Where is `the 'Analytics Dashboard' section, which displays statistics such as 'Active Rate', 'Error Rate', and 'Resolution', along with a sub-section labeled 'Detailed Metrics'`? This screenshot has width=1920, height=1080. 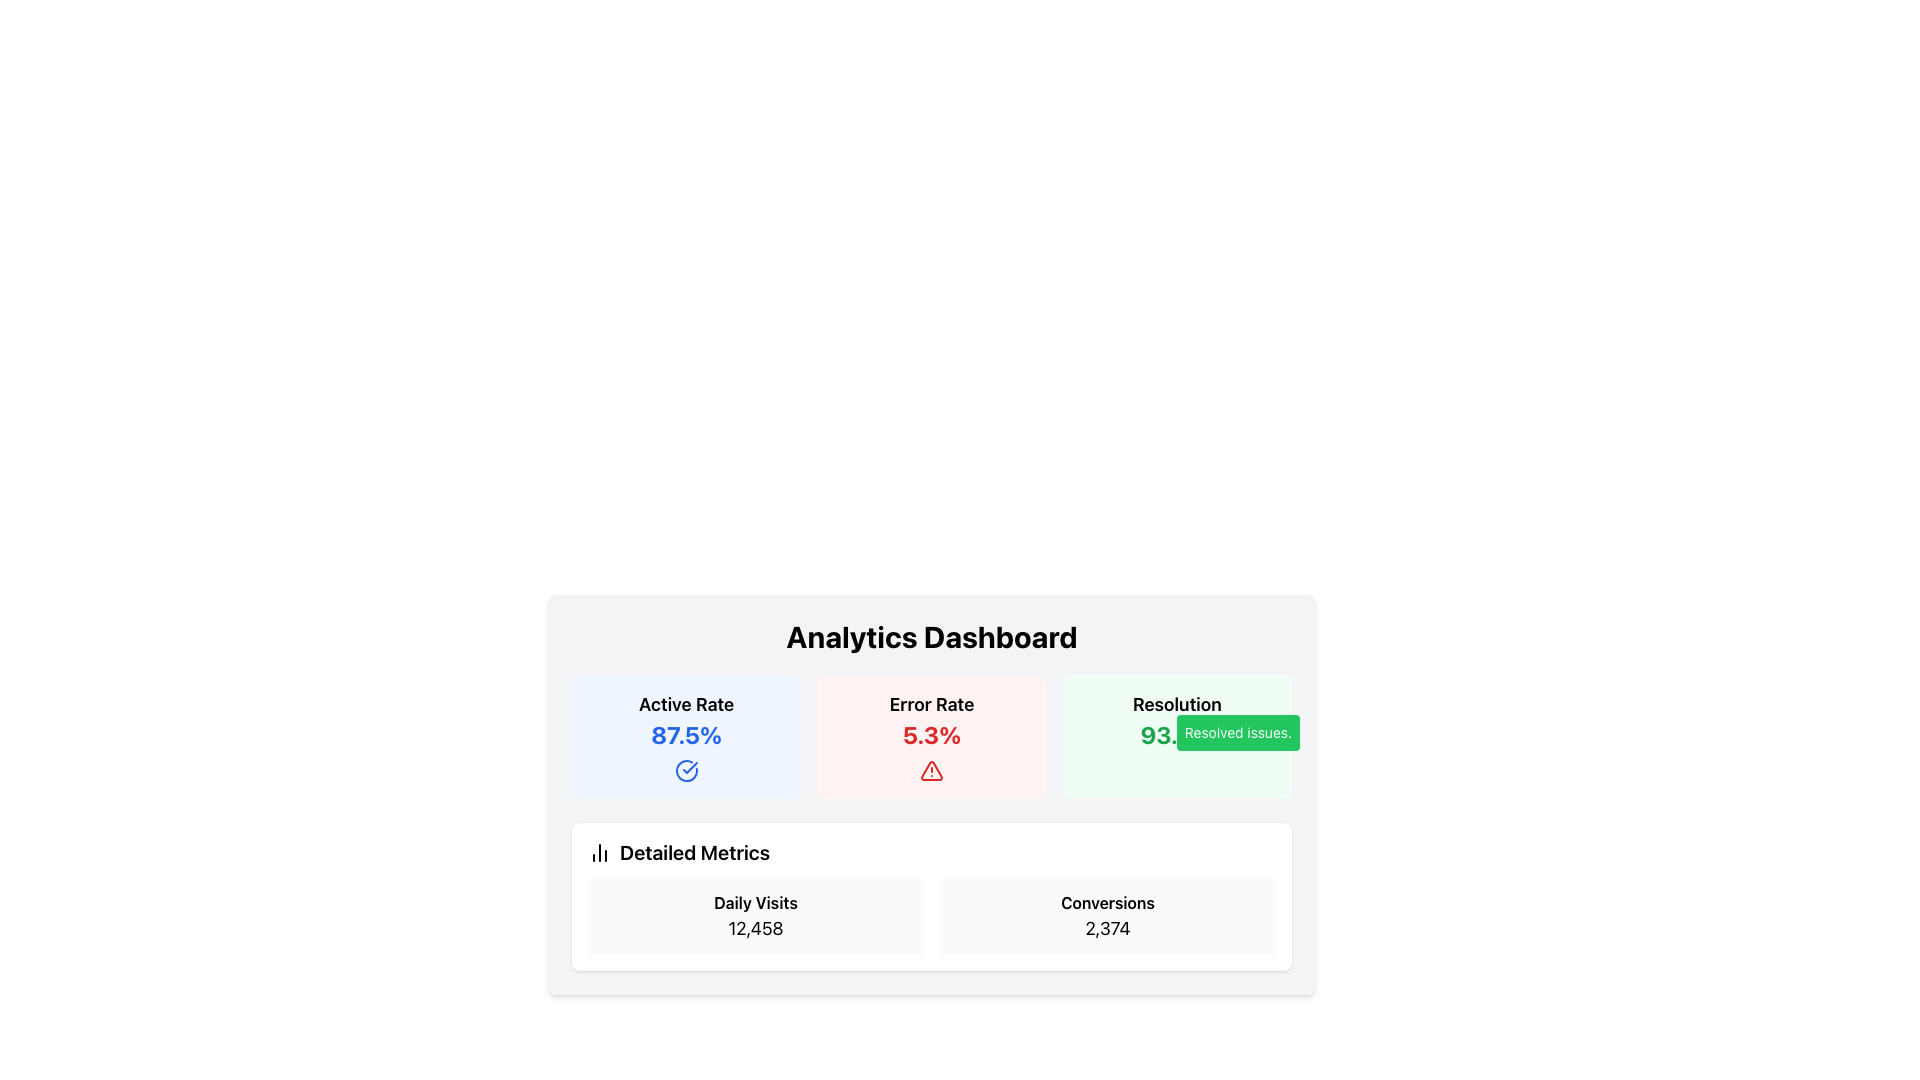
the 'Analytics Dashboard' section, which displays statistics such as 'Active Rate', 'Error Rate', and 'Resolution', along with a sub-section labeled 'Detailed Metrics' is located at coordinates (930, 793).